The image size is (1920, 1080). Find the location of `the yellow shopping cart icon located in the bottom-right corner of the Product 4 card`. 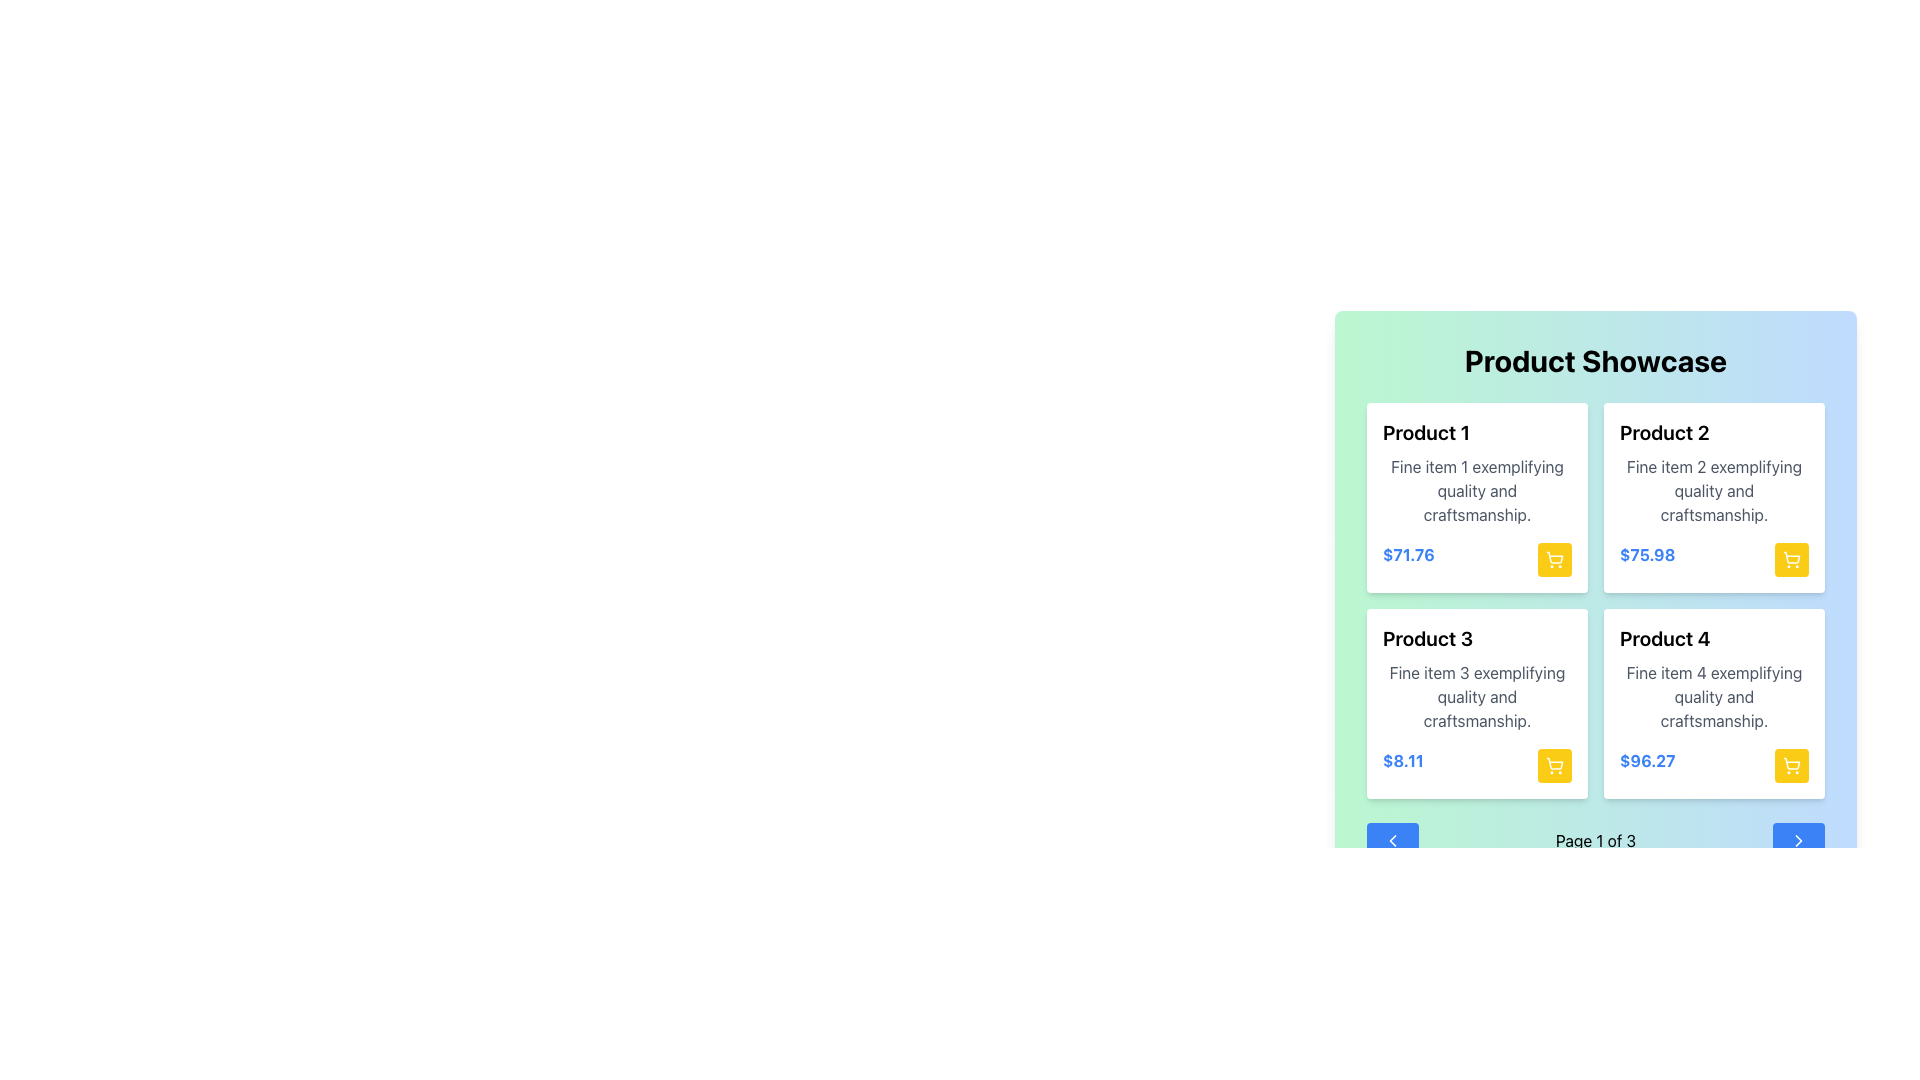

the yellow shopping cart icon located in the bottom-right corner of the Product 4 card is located at coordinates (1792, 763).